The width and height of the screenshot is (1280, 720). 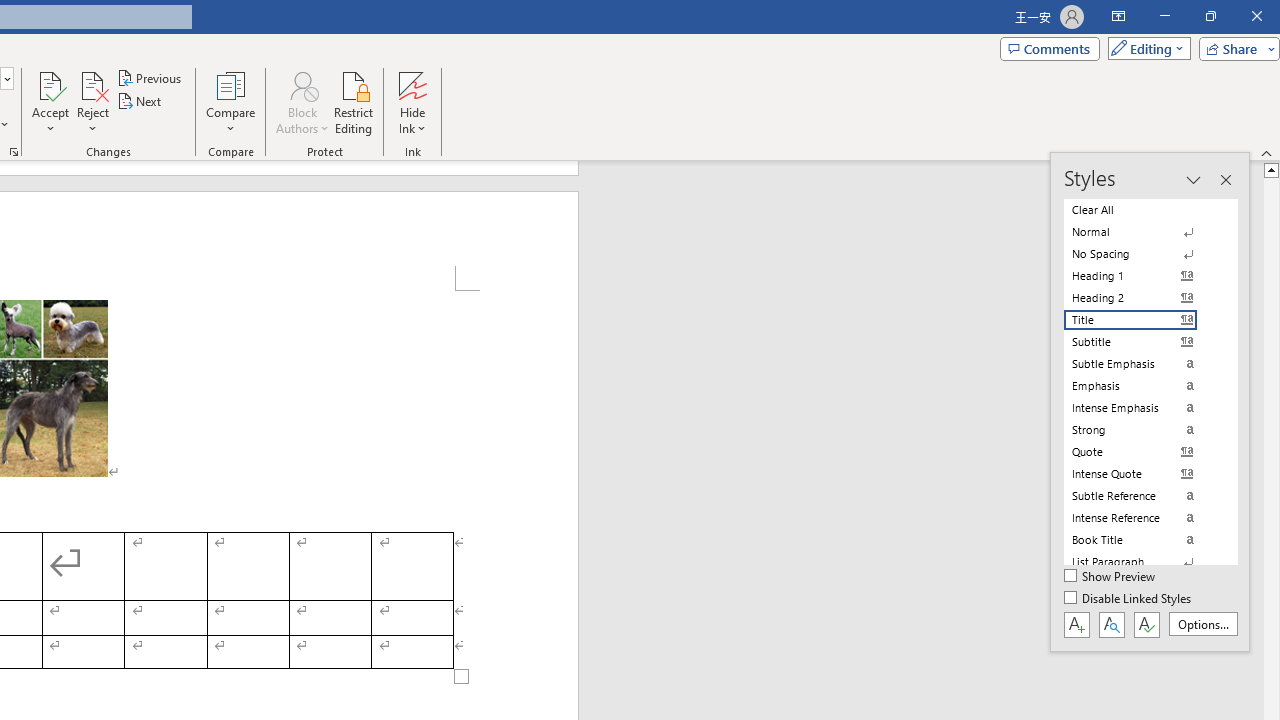 I want to click on 'Options...', so click(x=1202, y=622).